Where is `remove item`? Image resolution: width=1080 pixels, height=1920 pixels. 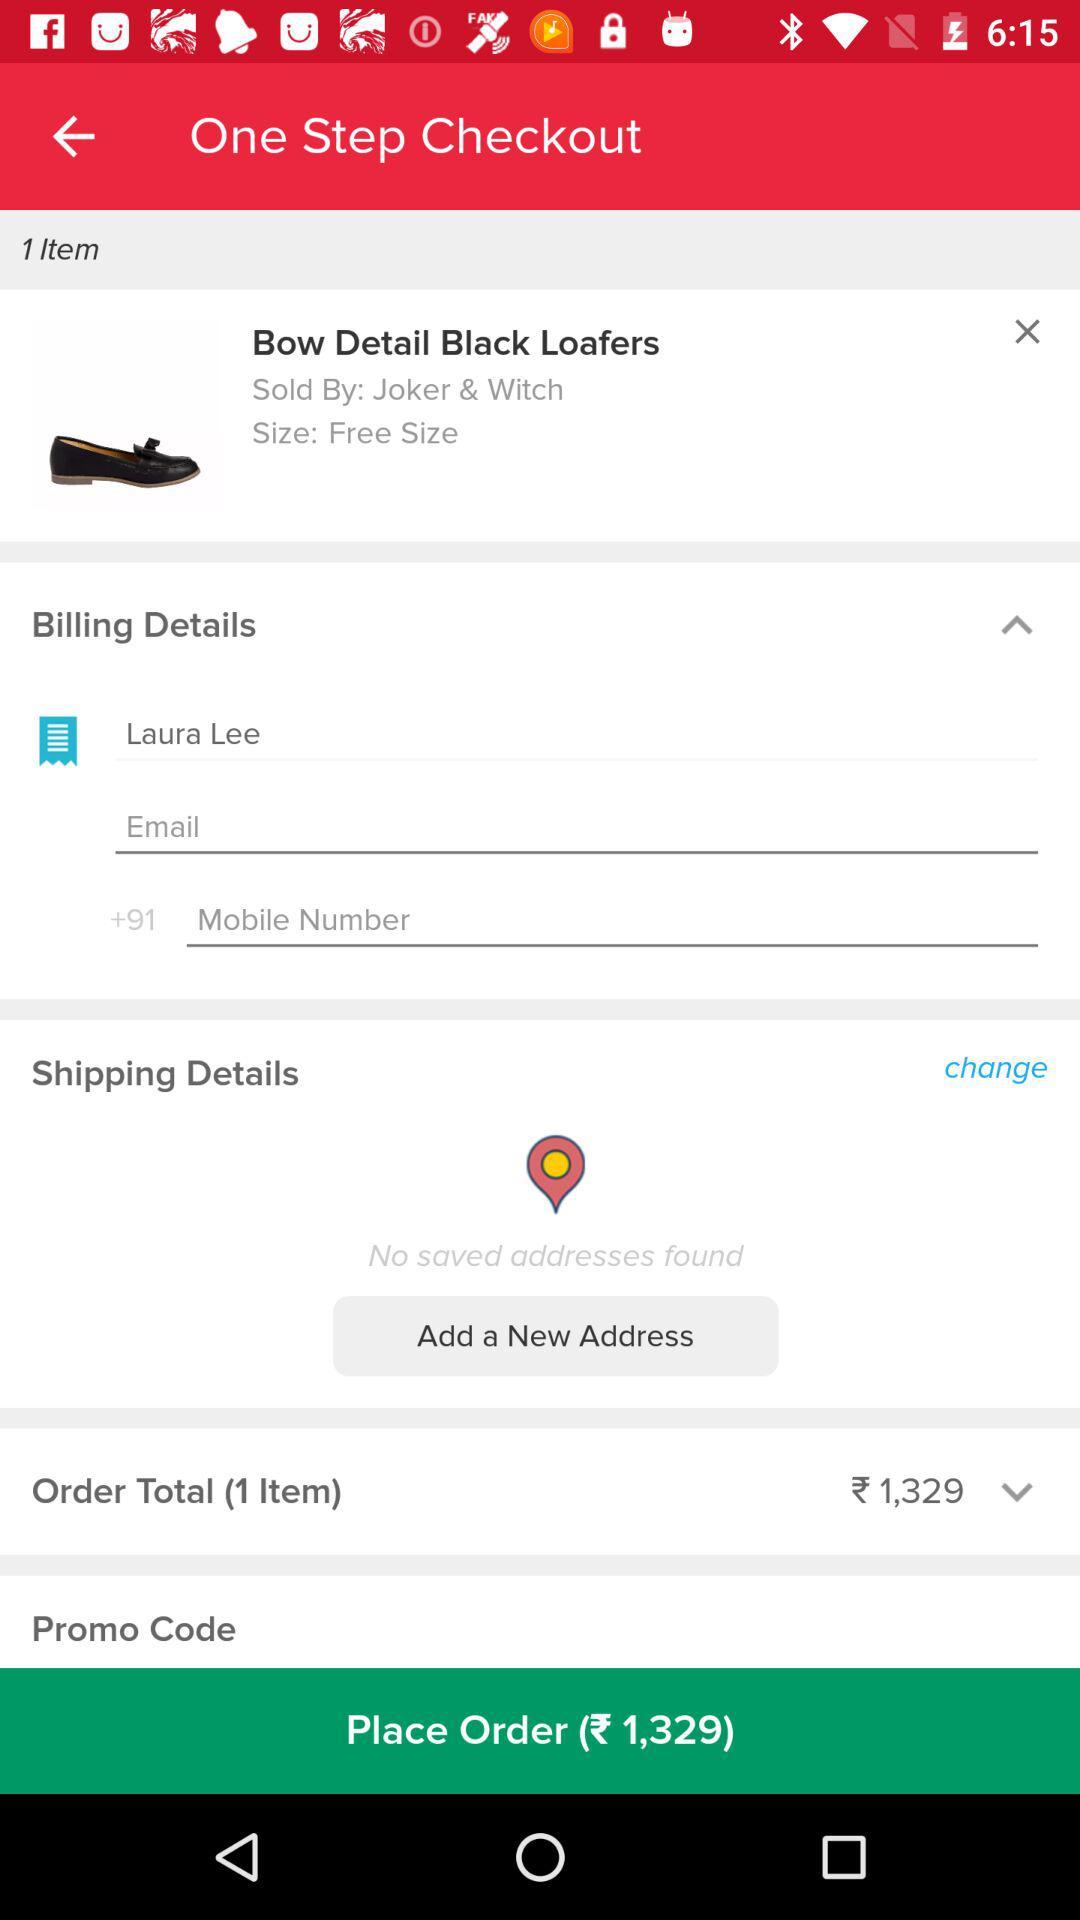 remove item is located at coordinates (1027, 331).